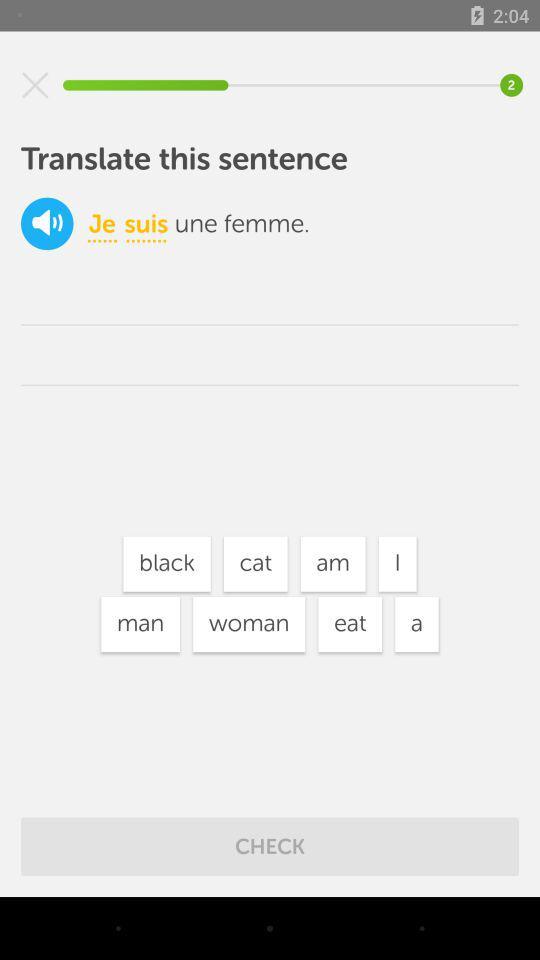 This screenshot has height=960, width=540. What do you see at coordinates (47, 223) in the screenshot?
I see `the volume icon` at bounding box center [47, 223].